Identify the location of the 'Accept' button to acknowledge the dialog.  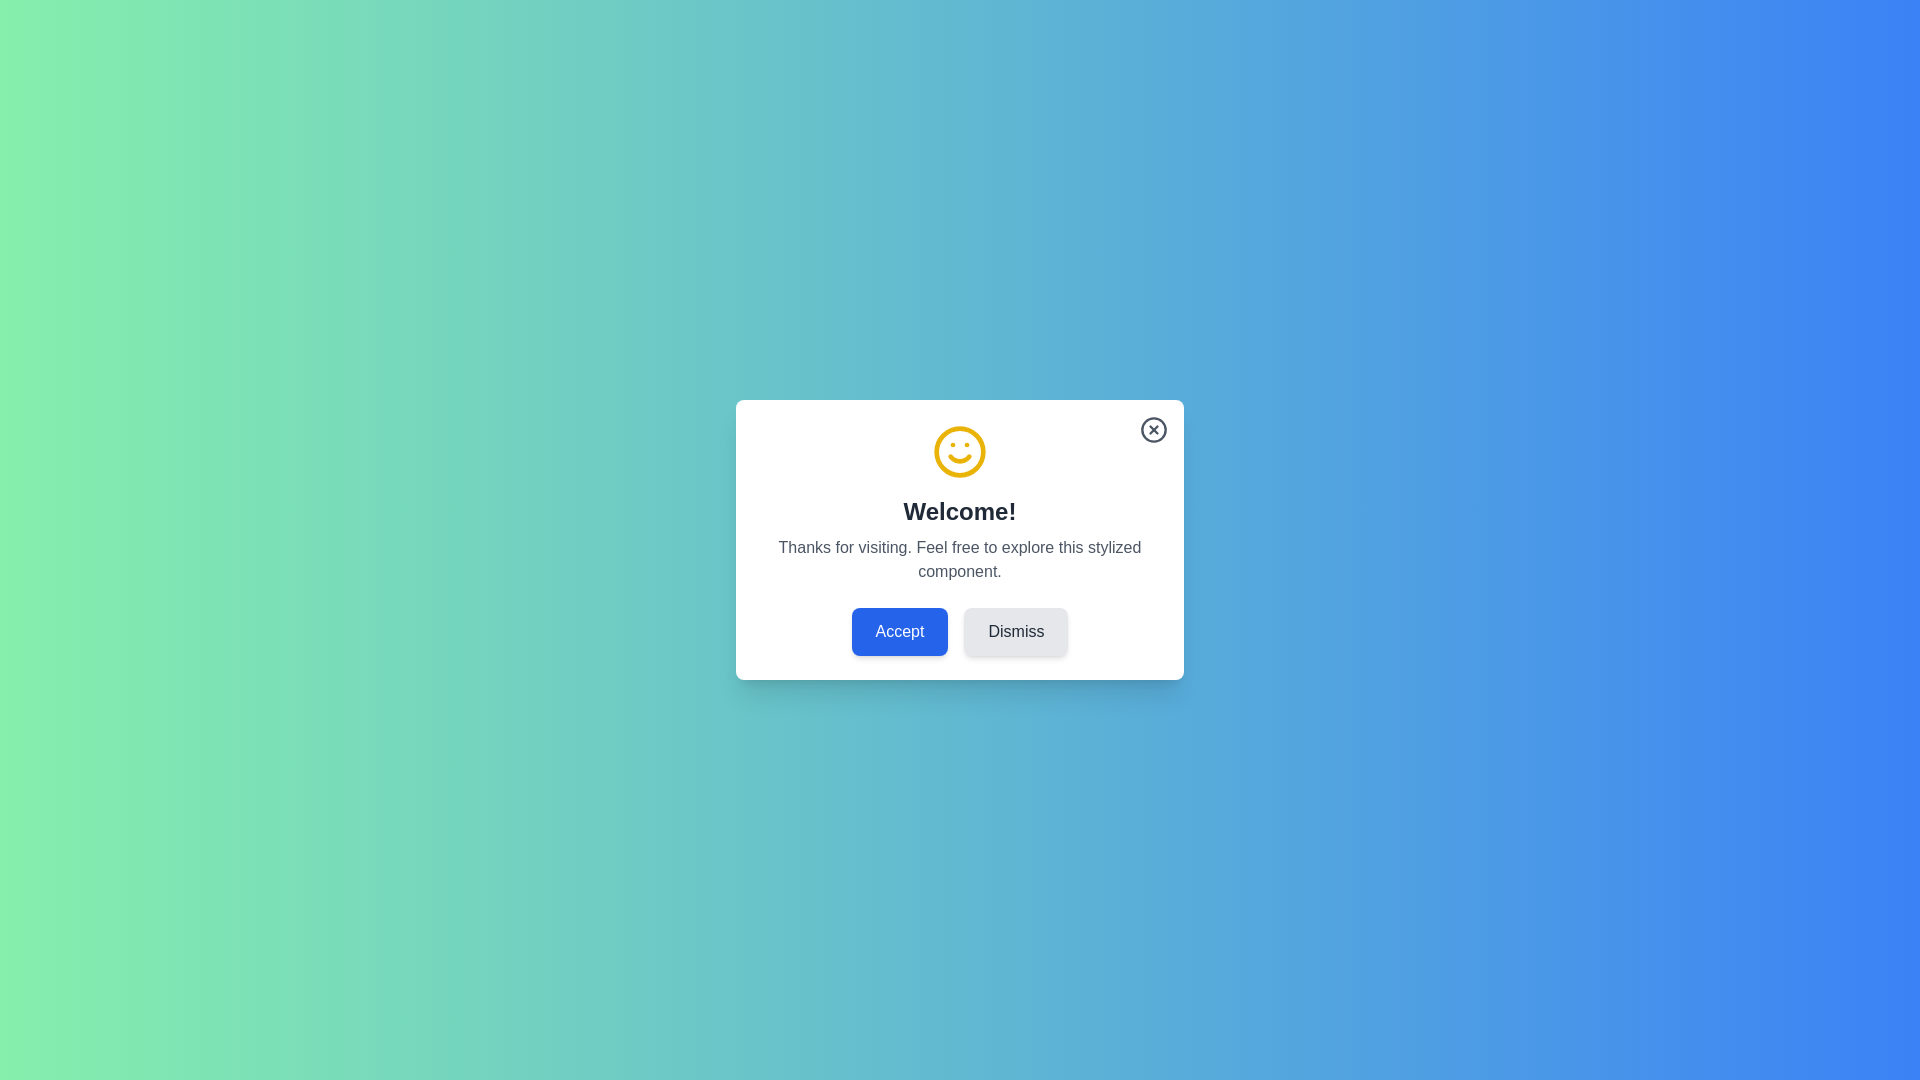
(898, 632).